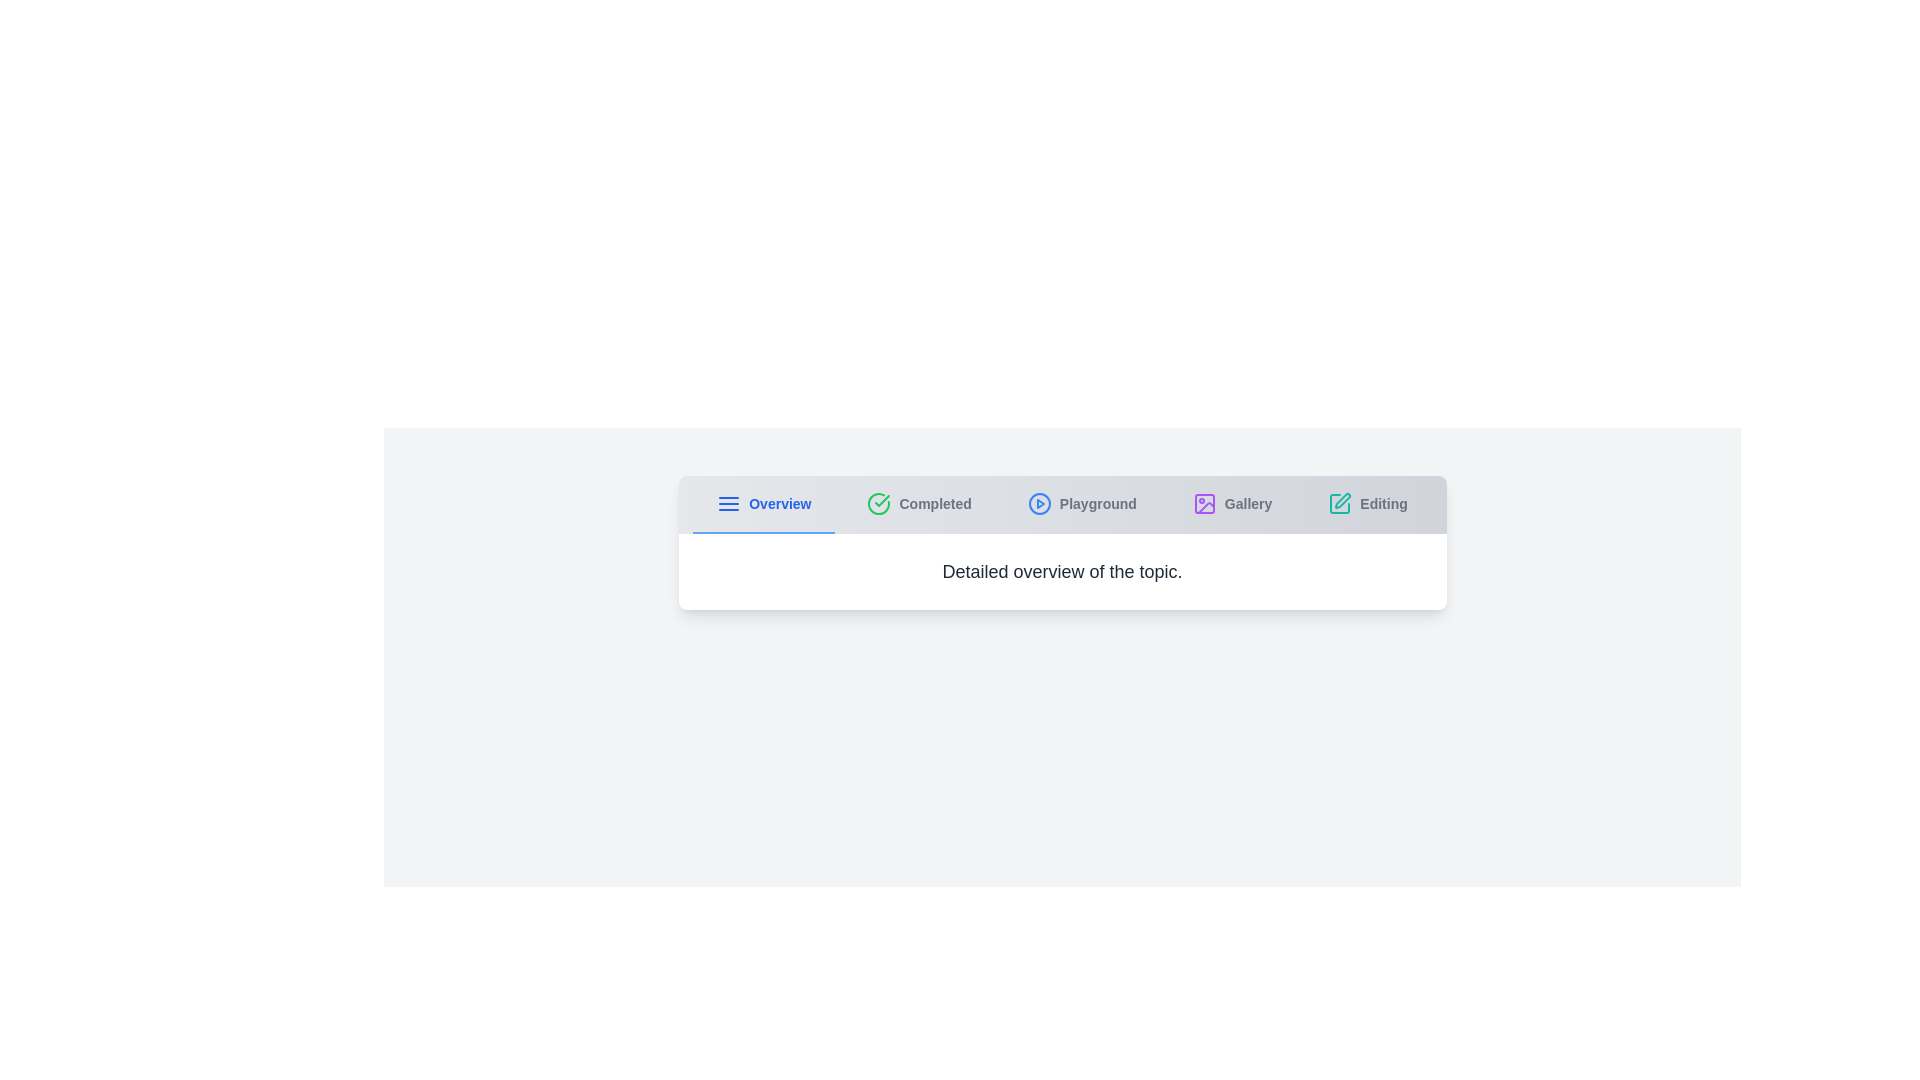  I want to click on the tab labeled 'Completed' to view its content, so click(918, 504).